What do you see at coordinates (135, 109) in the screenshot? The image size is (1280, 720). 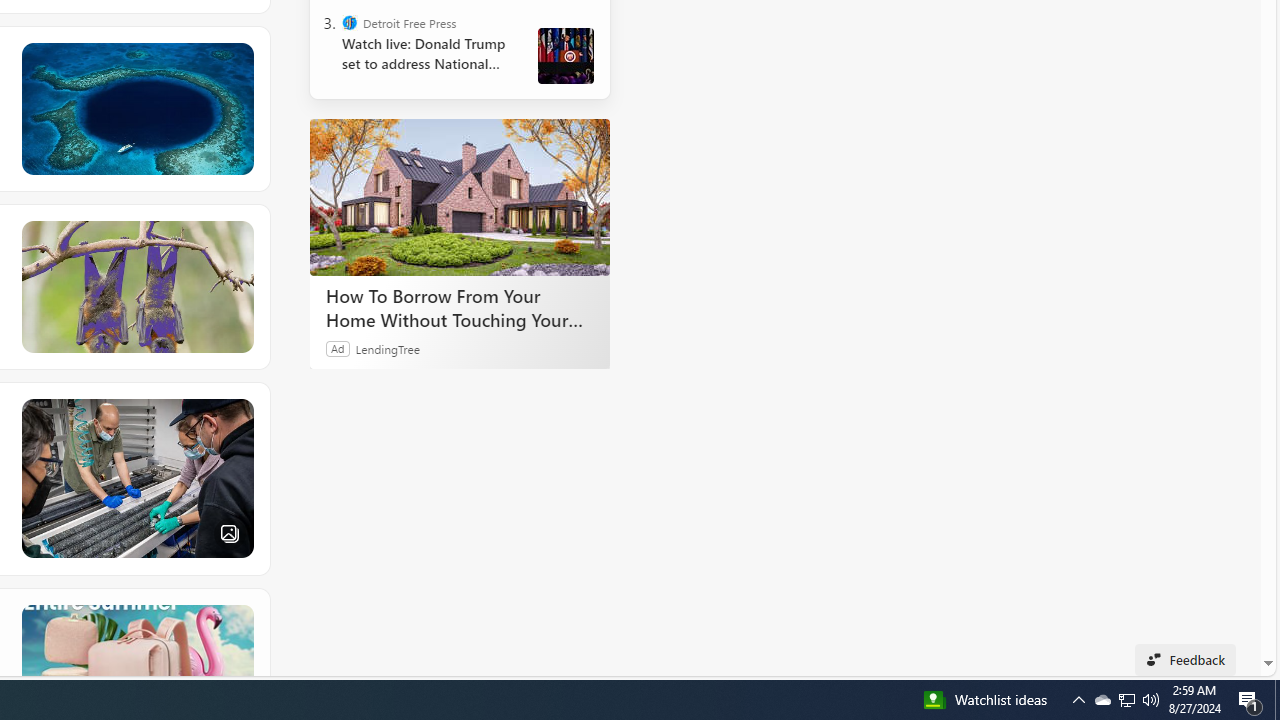 I see `'The Great Blue Hole has fascinated scientists for years.'` at bounding box center [135, 109].